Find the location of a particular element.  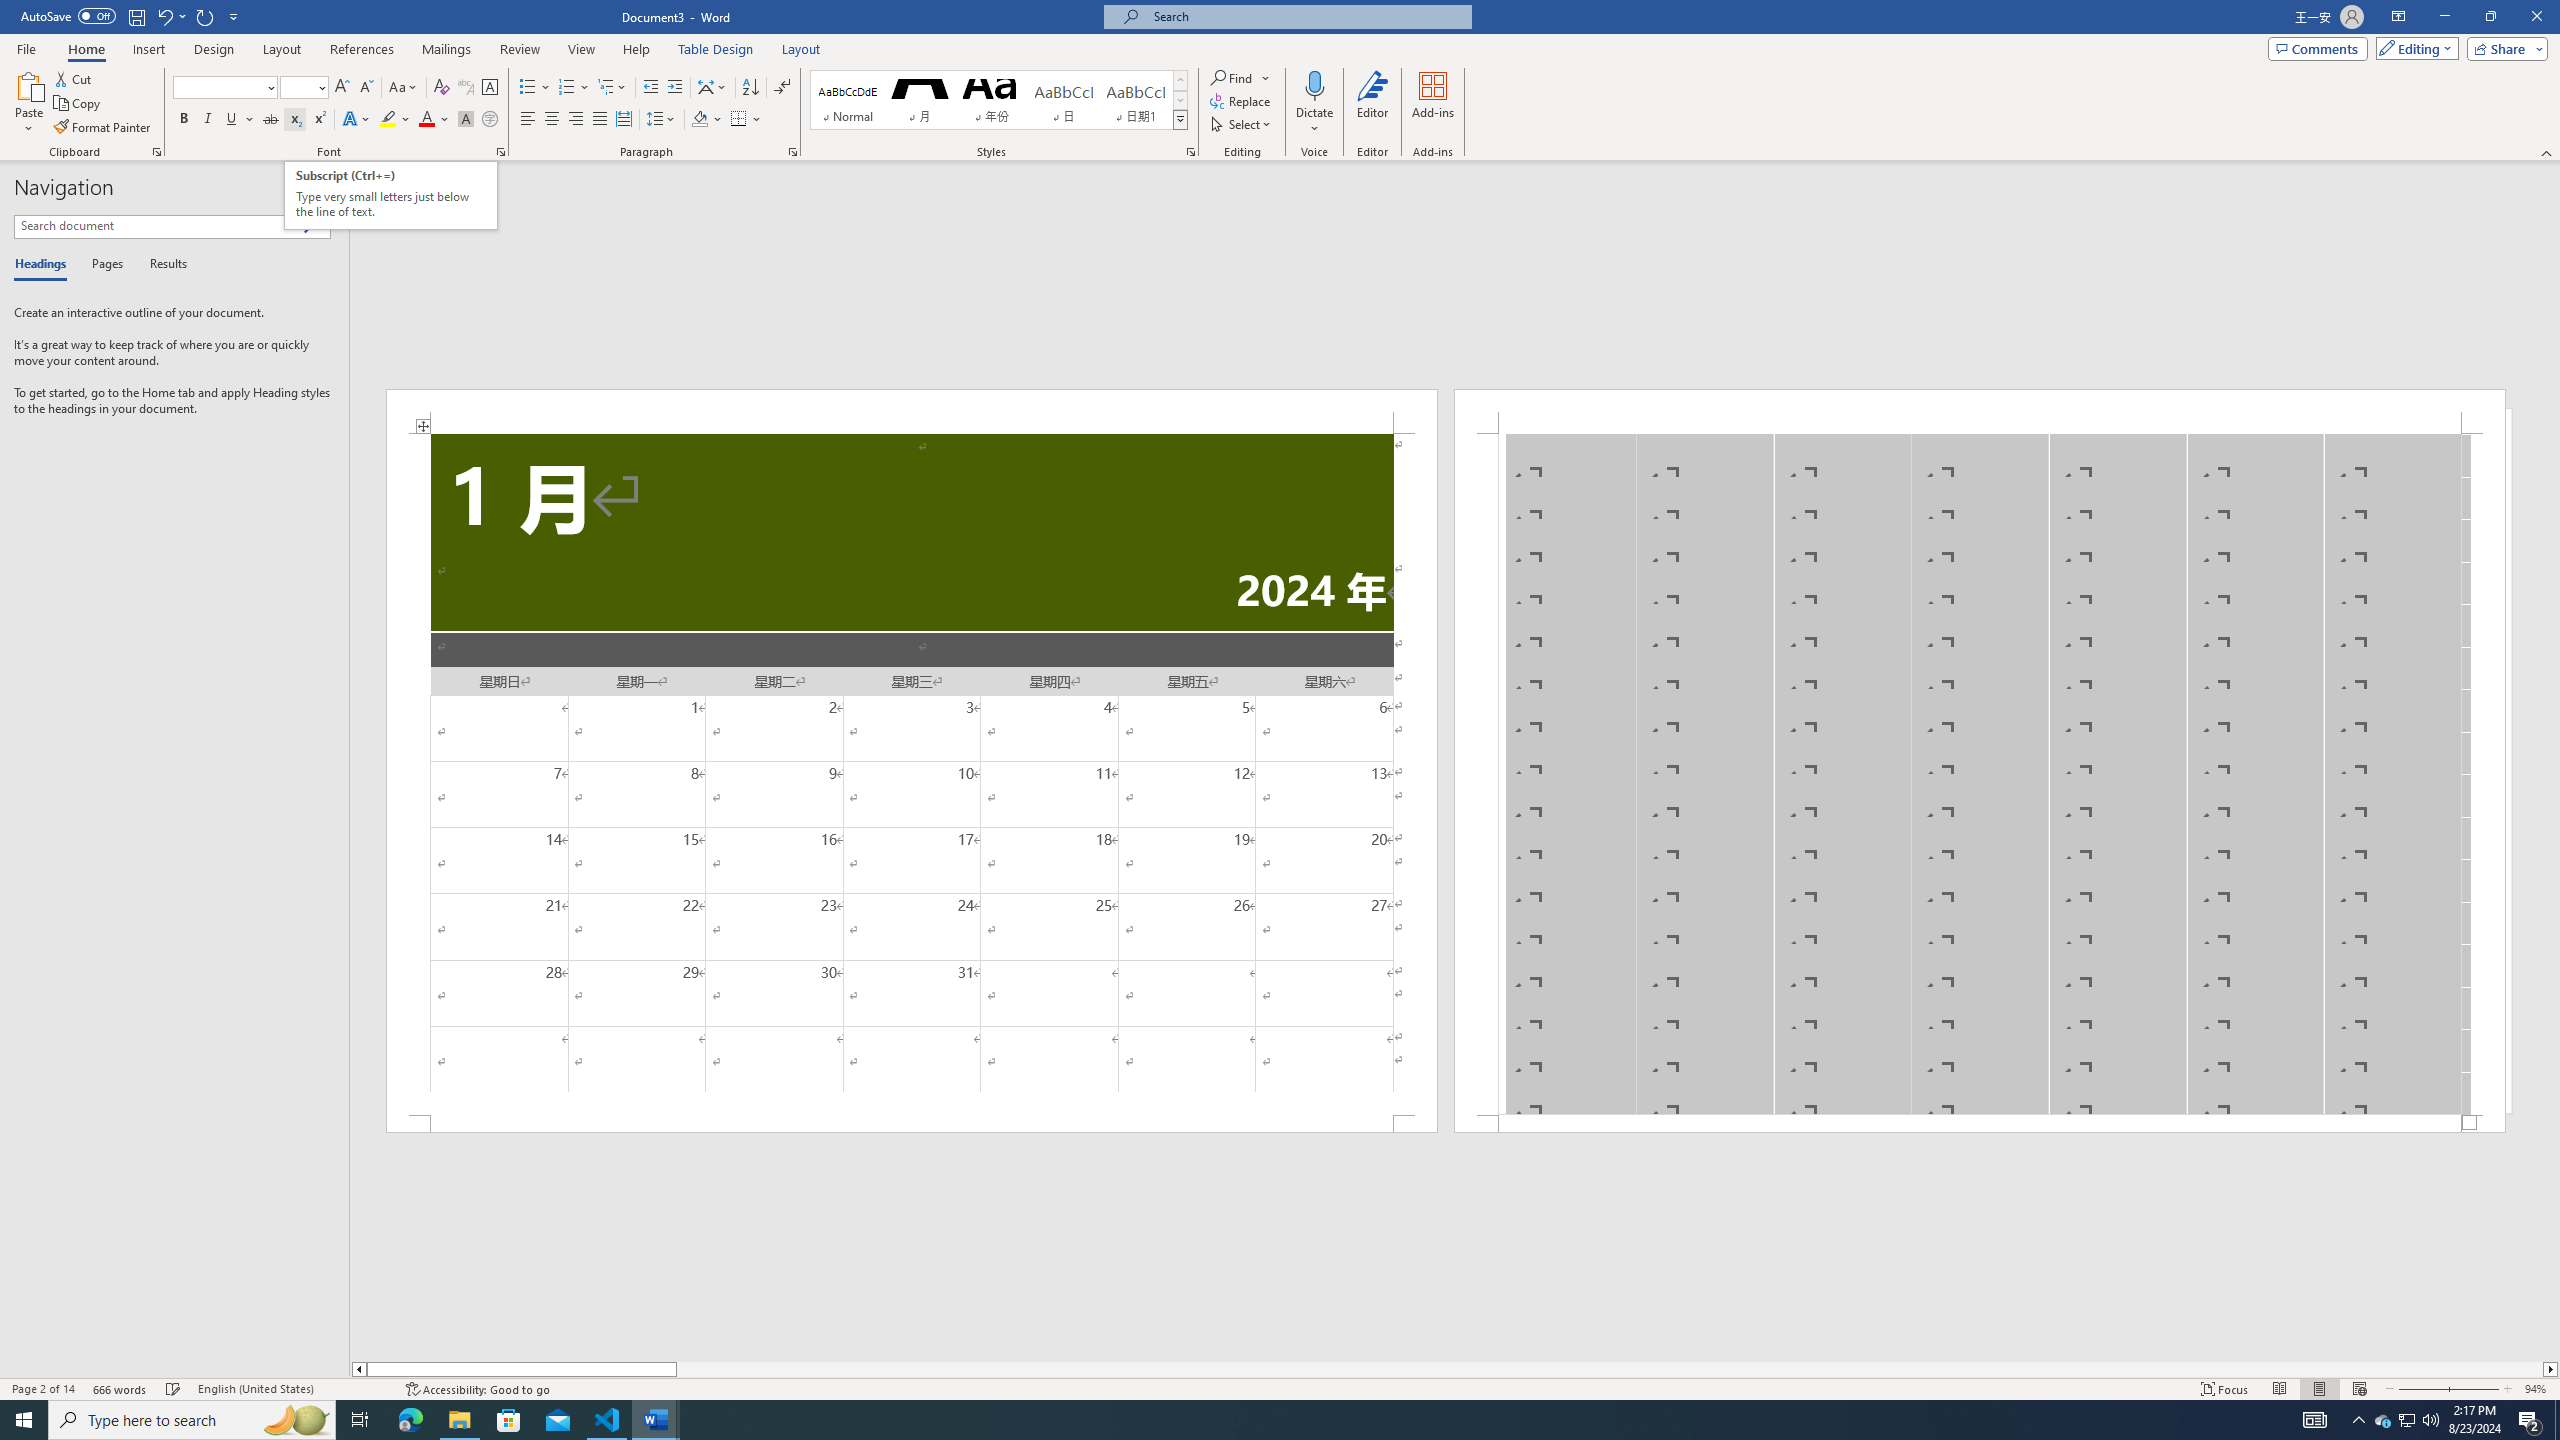

'Header -Section 1-' is located at coordinates (1980, 410).